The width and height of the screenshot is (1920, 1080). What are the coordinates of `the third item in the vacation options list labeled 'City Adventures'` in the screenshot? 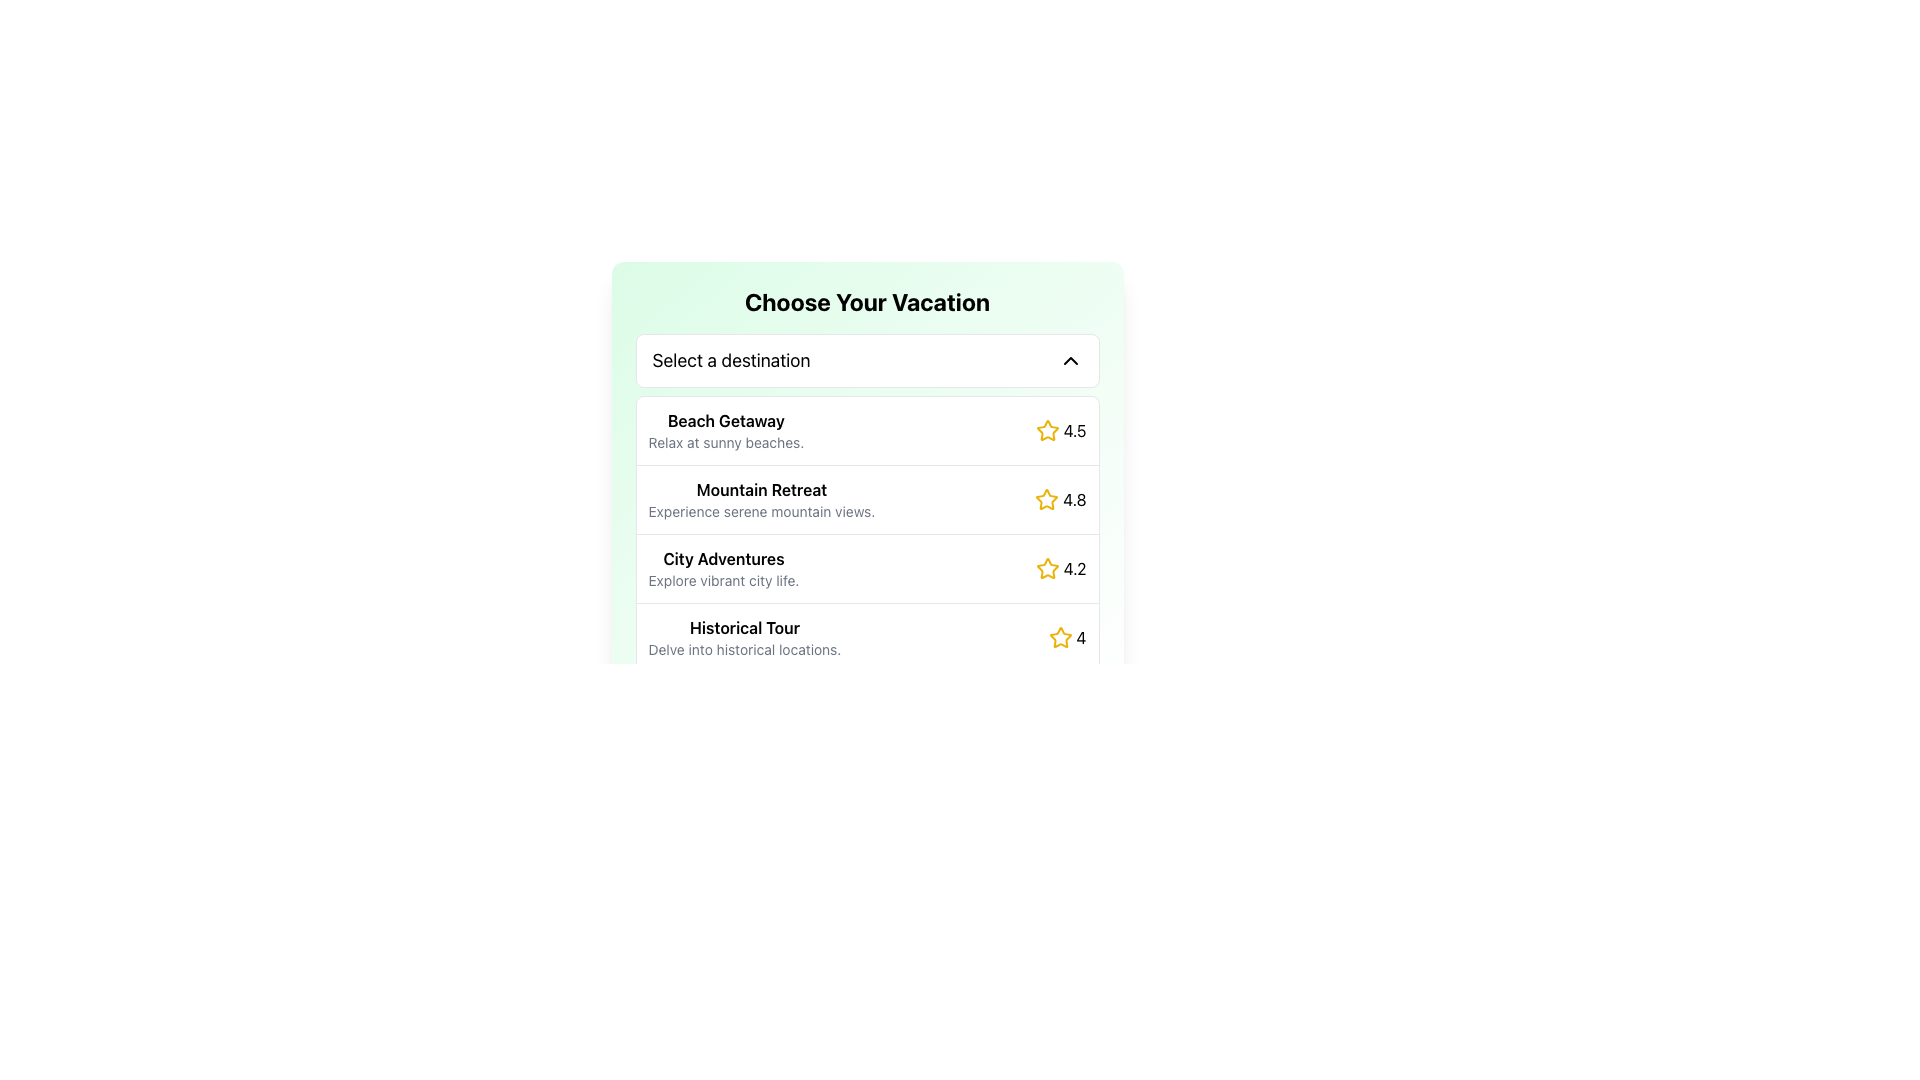 It's located at (867, 568).